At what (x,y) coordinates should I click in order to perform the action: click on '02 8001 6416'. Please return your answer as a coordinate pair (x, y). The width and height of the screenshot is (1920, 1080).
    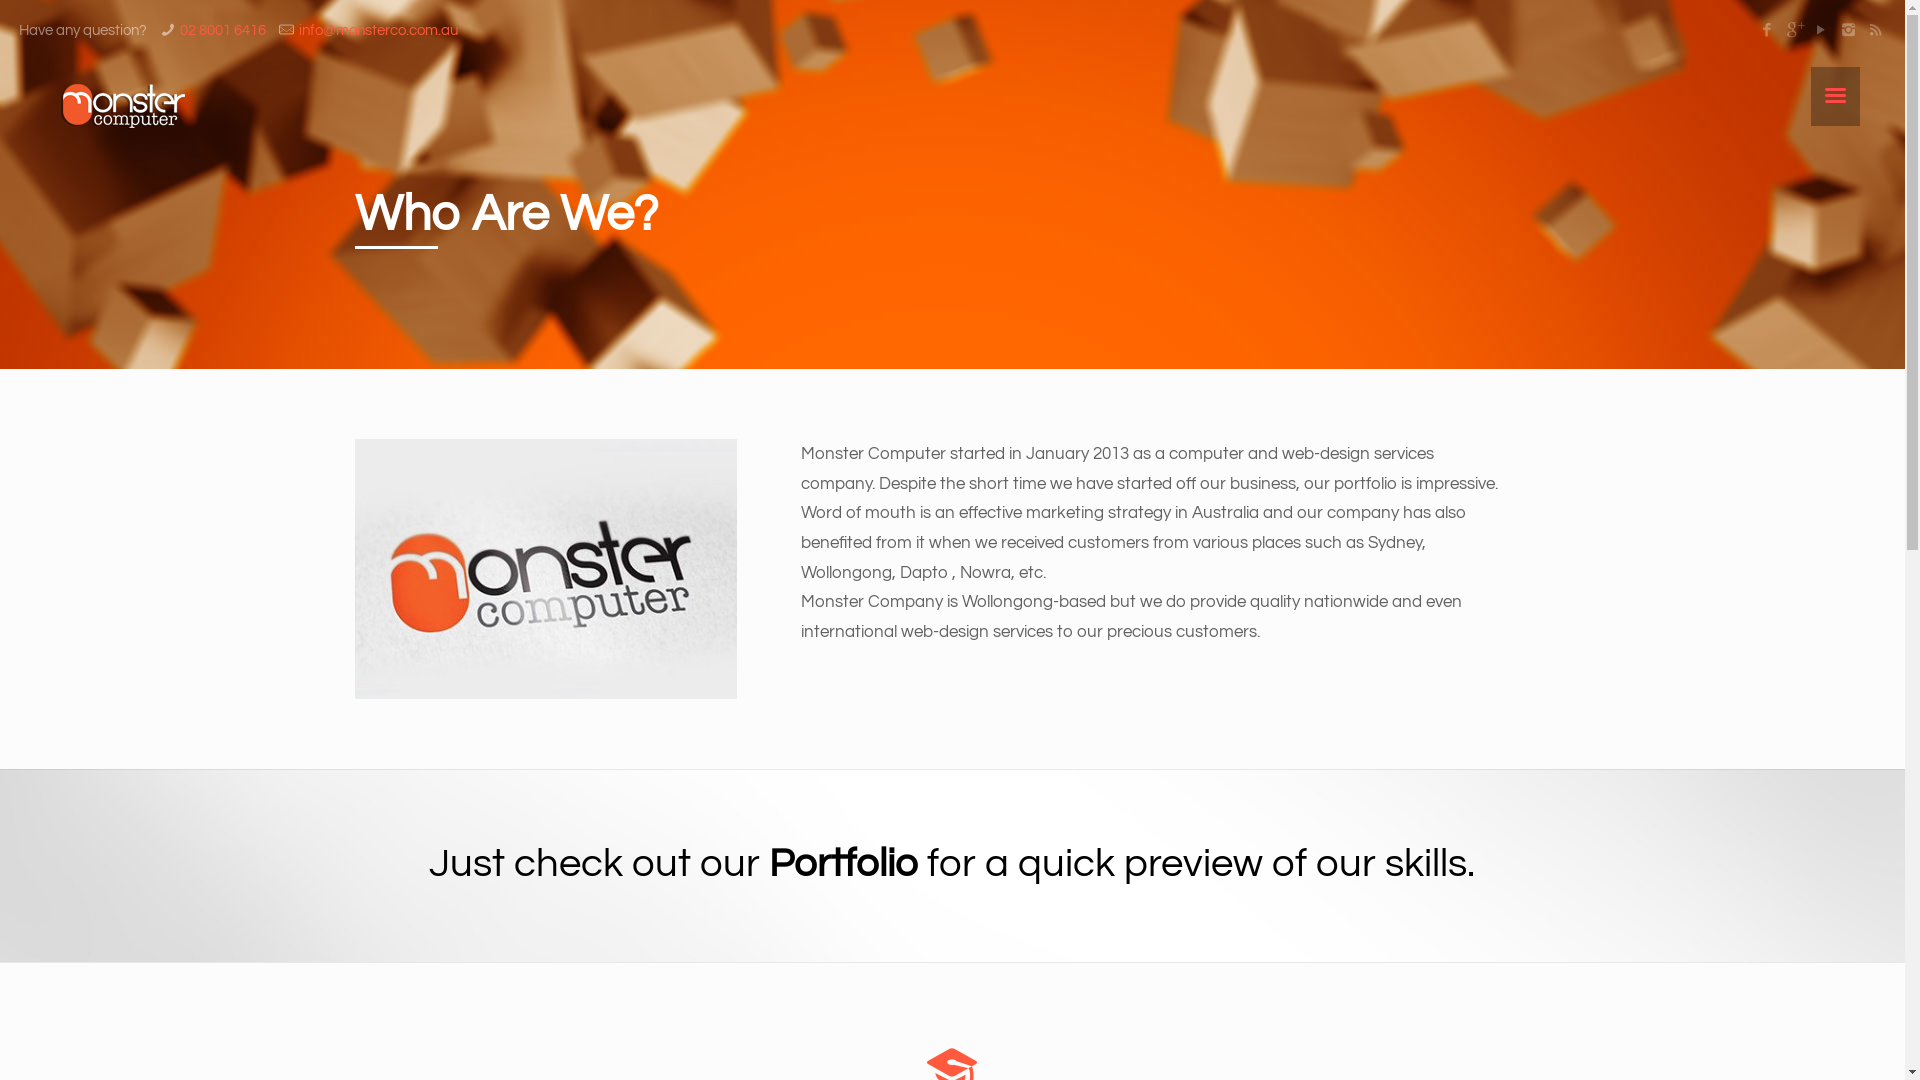
    Looking at the image, I should click on (222, 30).